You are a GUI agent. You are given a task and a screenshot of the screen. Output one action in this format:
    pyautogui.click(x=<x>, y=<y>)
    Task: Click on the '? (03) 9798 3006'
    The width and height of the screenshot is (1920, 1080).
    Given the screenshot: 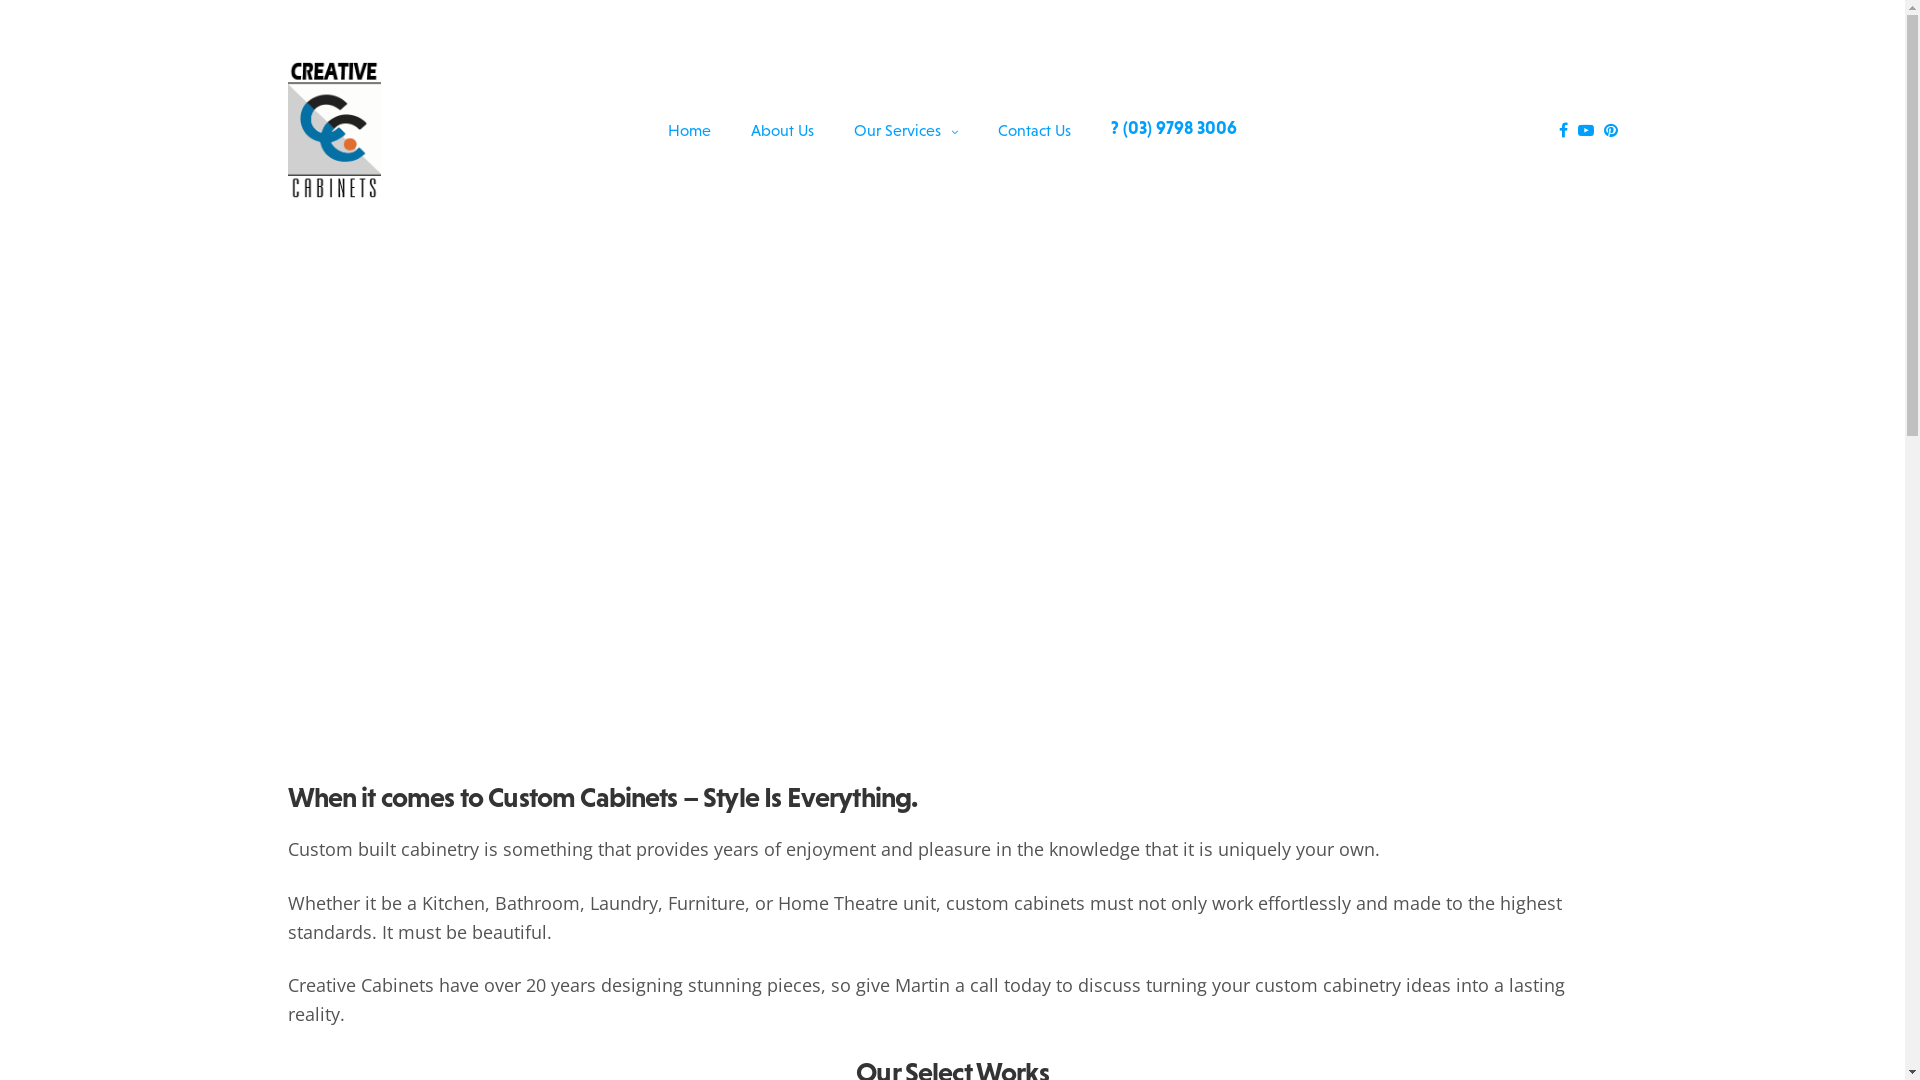 What is the action you would take?
    pyautogui.click(x=1174, y=128)
    